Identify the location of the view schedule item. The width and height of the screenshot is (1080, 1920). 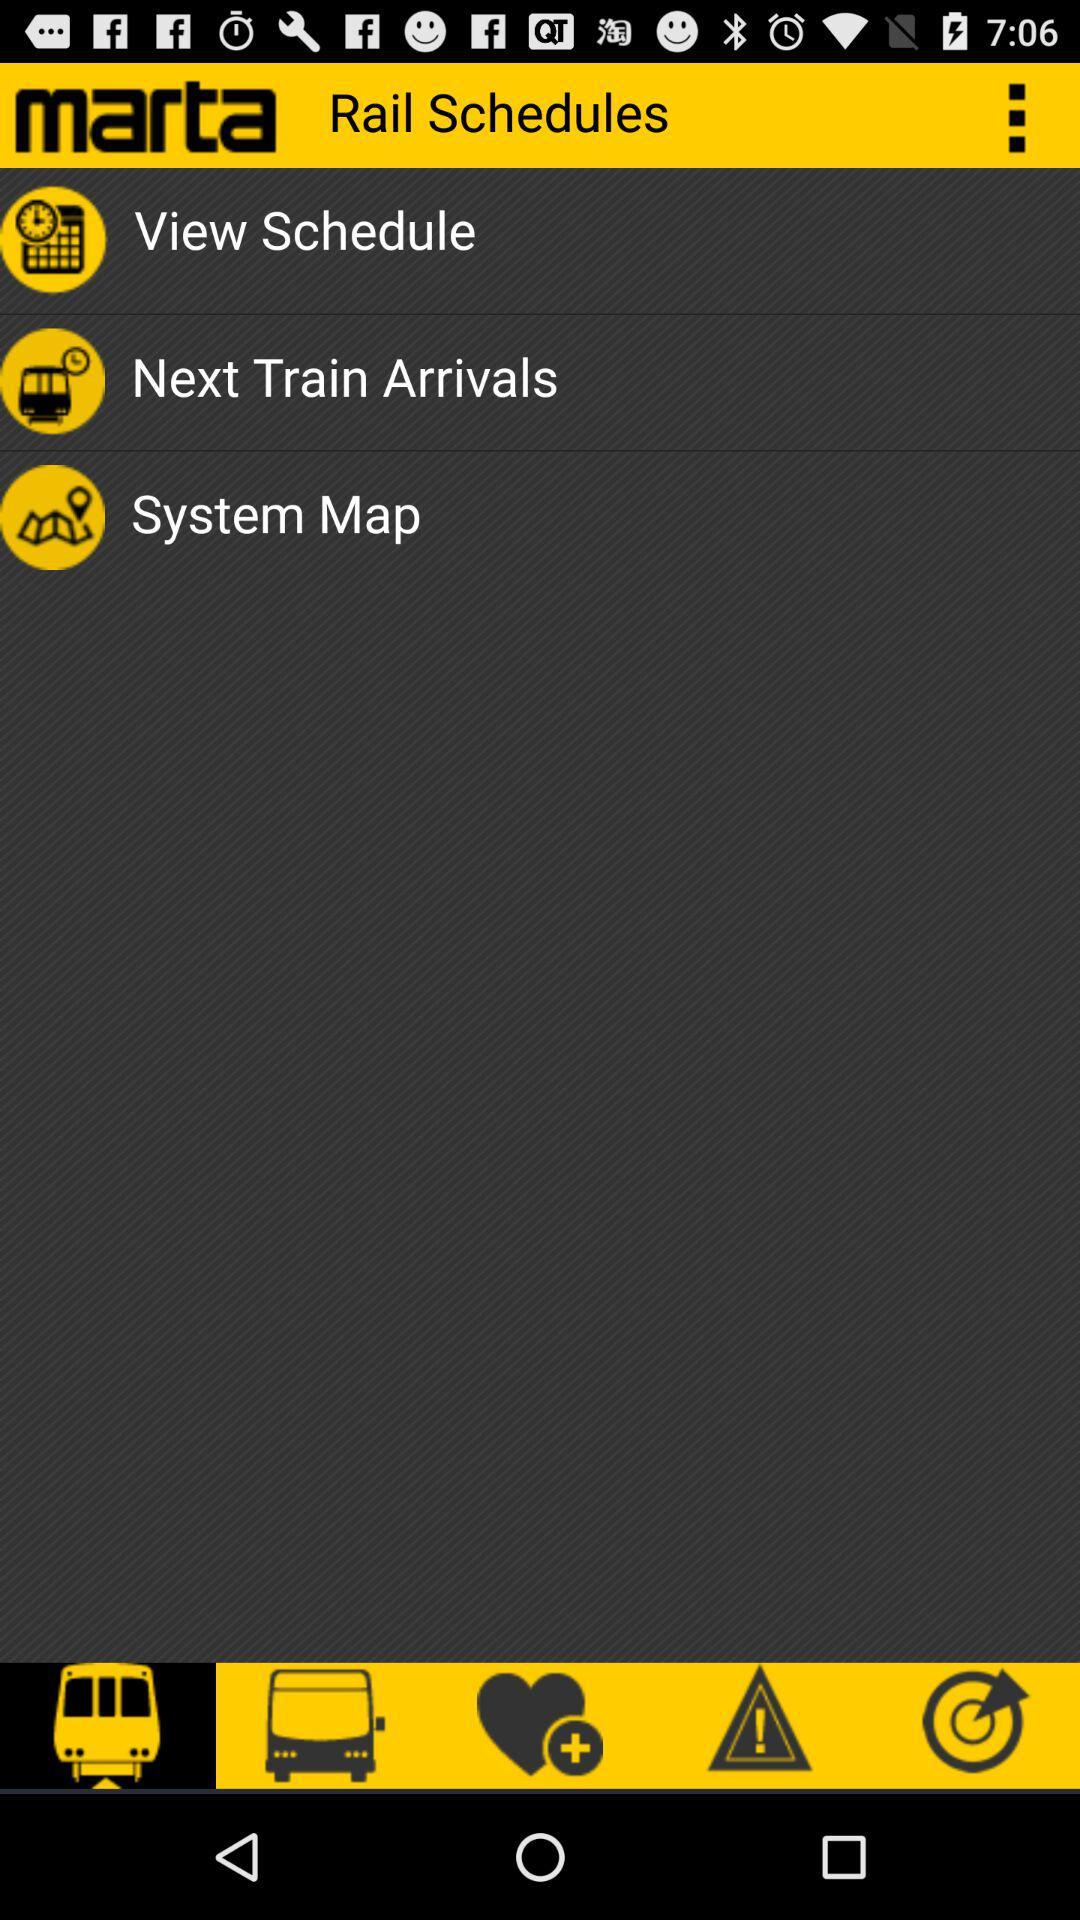
(305, 240).